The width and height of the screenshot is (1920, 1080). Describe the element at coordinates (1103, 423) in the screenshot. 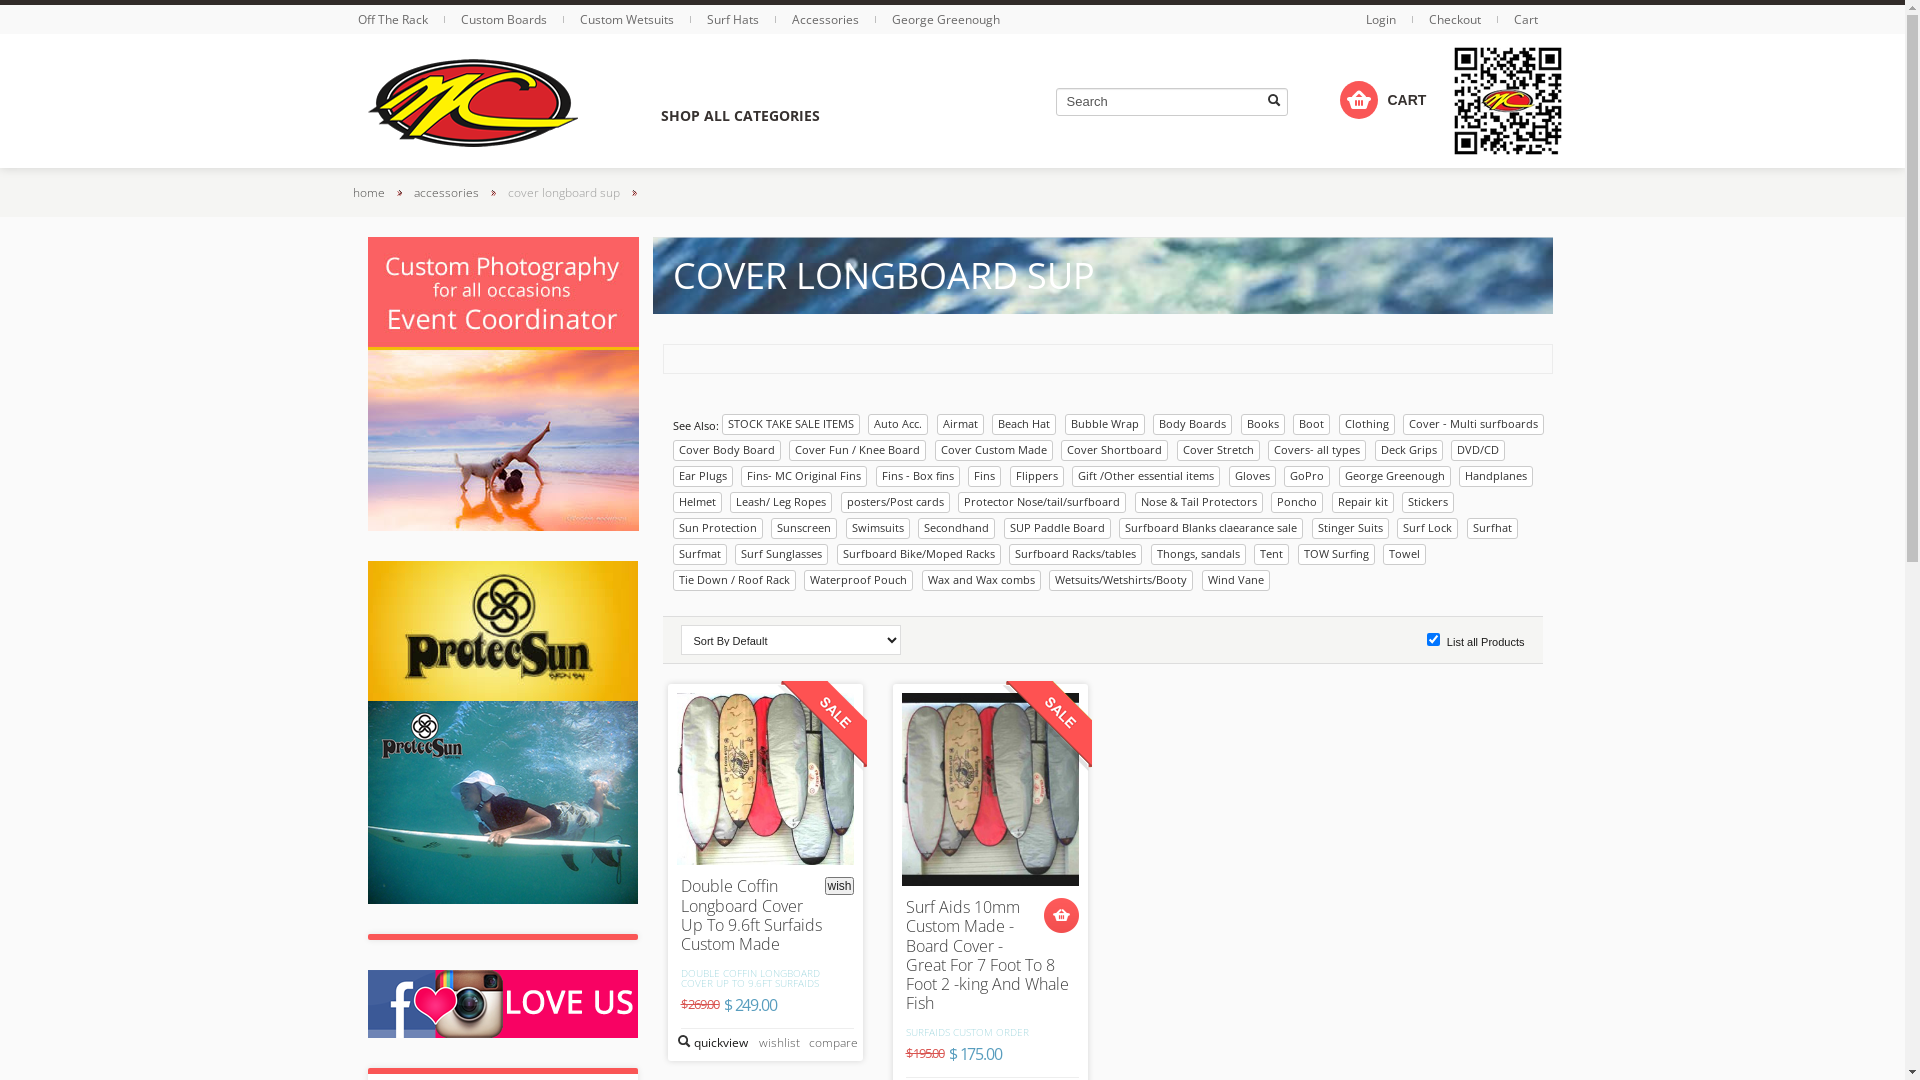

I see `'Bubble Wrap'` at that location.